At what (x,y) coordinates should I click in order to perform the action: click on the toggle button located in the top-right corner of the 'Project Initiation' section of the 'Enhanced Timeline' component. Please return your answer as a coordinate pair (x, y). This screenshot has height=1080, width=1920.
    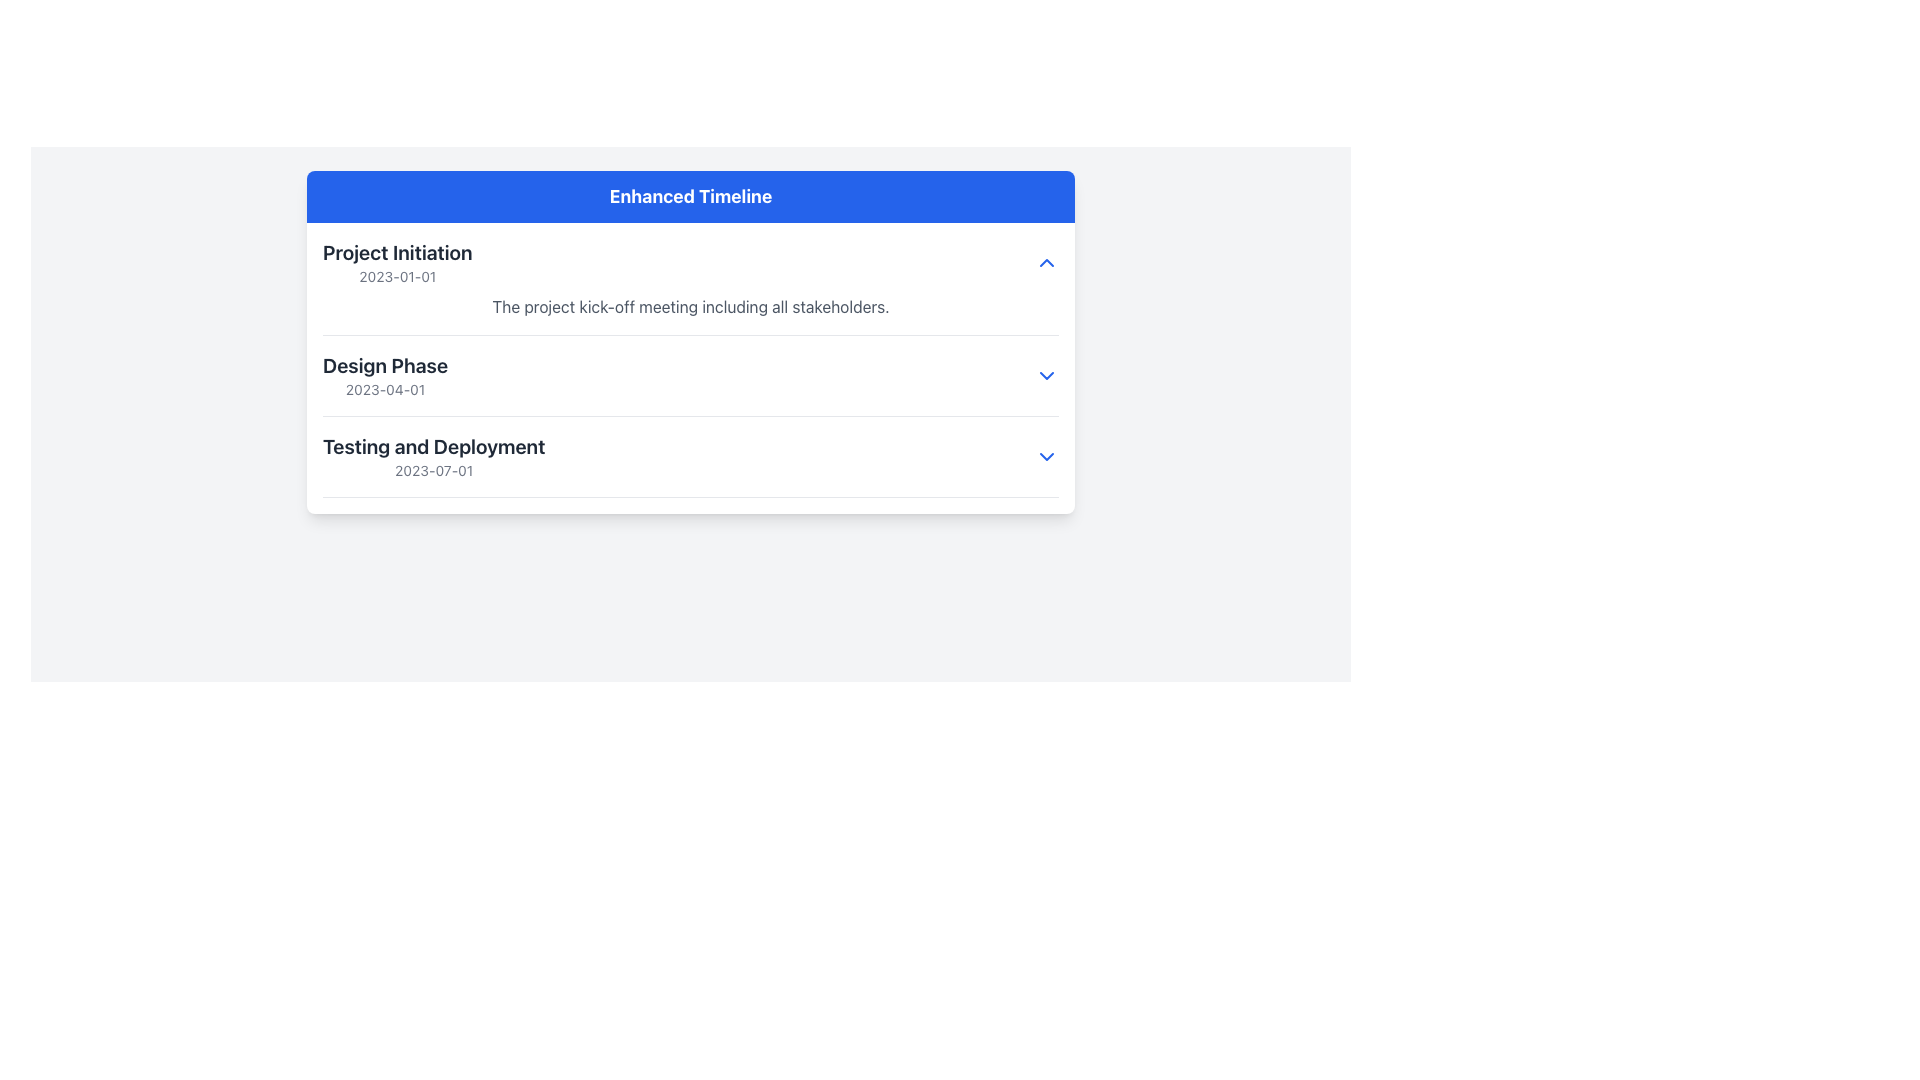
    Looking at the image, I should click on (1045, 261).